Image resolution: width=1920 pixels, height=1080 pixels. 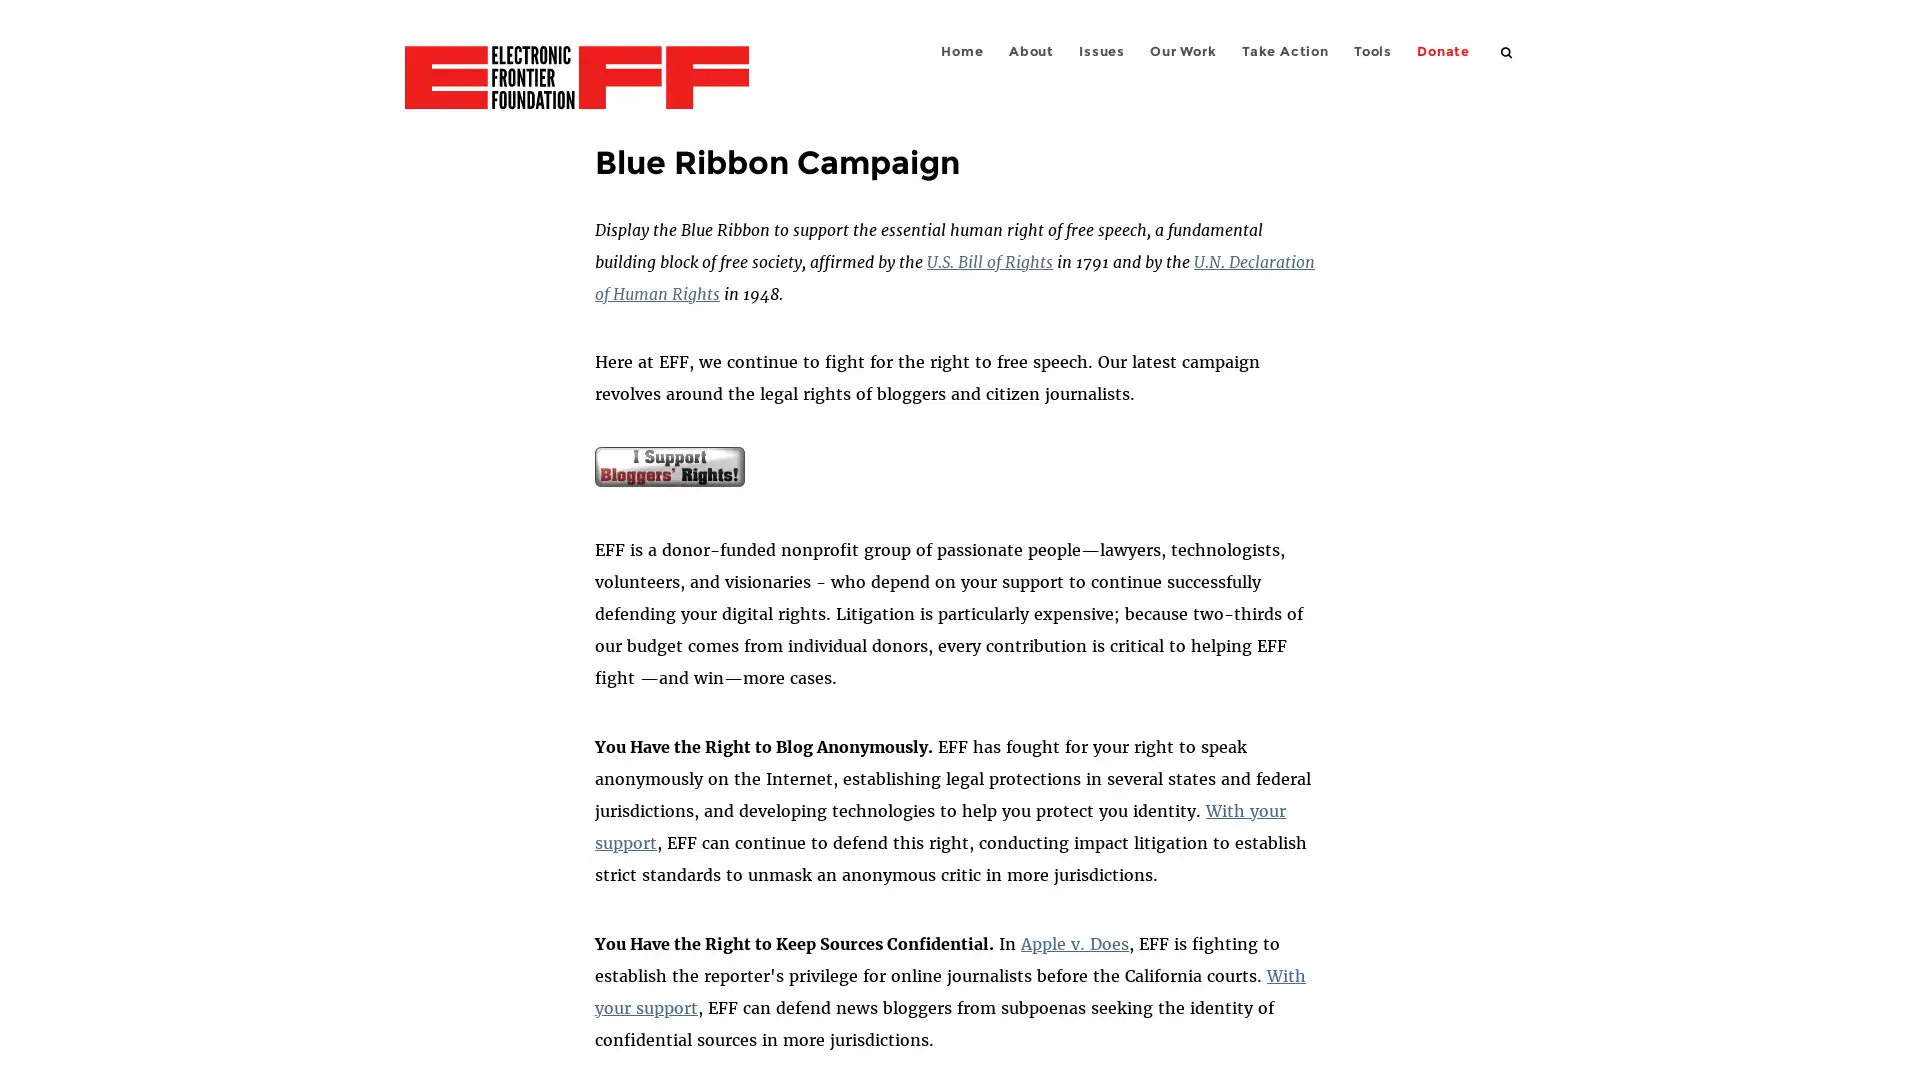 What do you see at coordinates (1507, 50) in the screenshot?
I see `search` at bounding box center [1507, 50].